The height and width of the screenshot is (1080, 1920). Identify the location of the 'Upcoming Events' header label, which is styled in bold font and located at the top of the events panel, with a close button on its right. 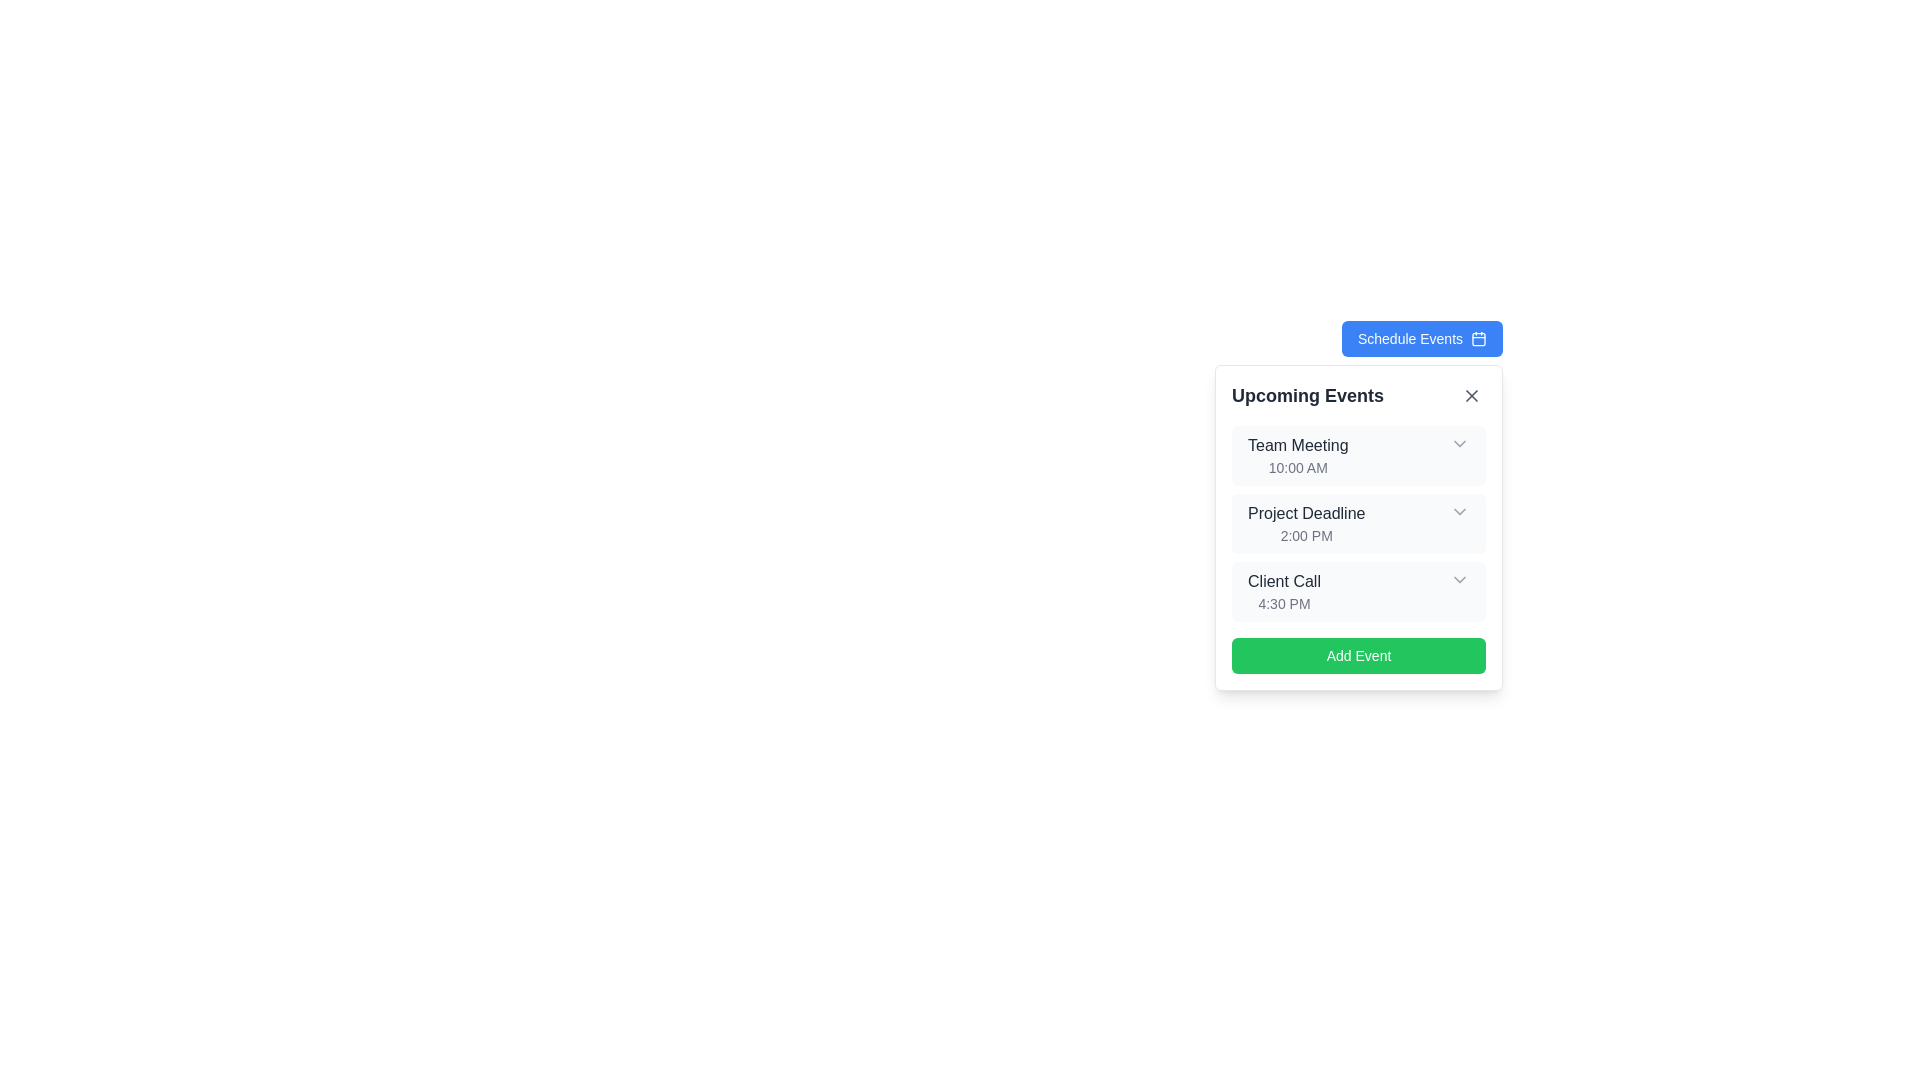
(1358, 396).